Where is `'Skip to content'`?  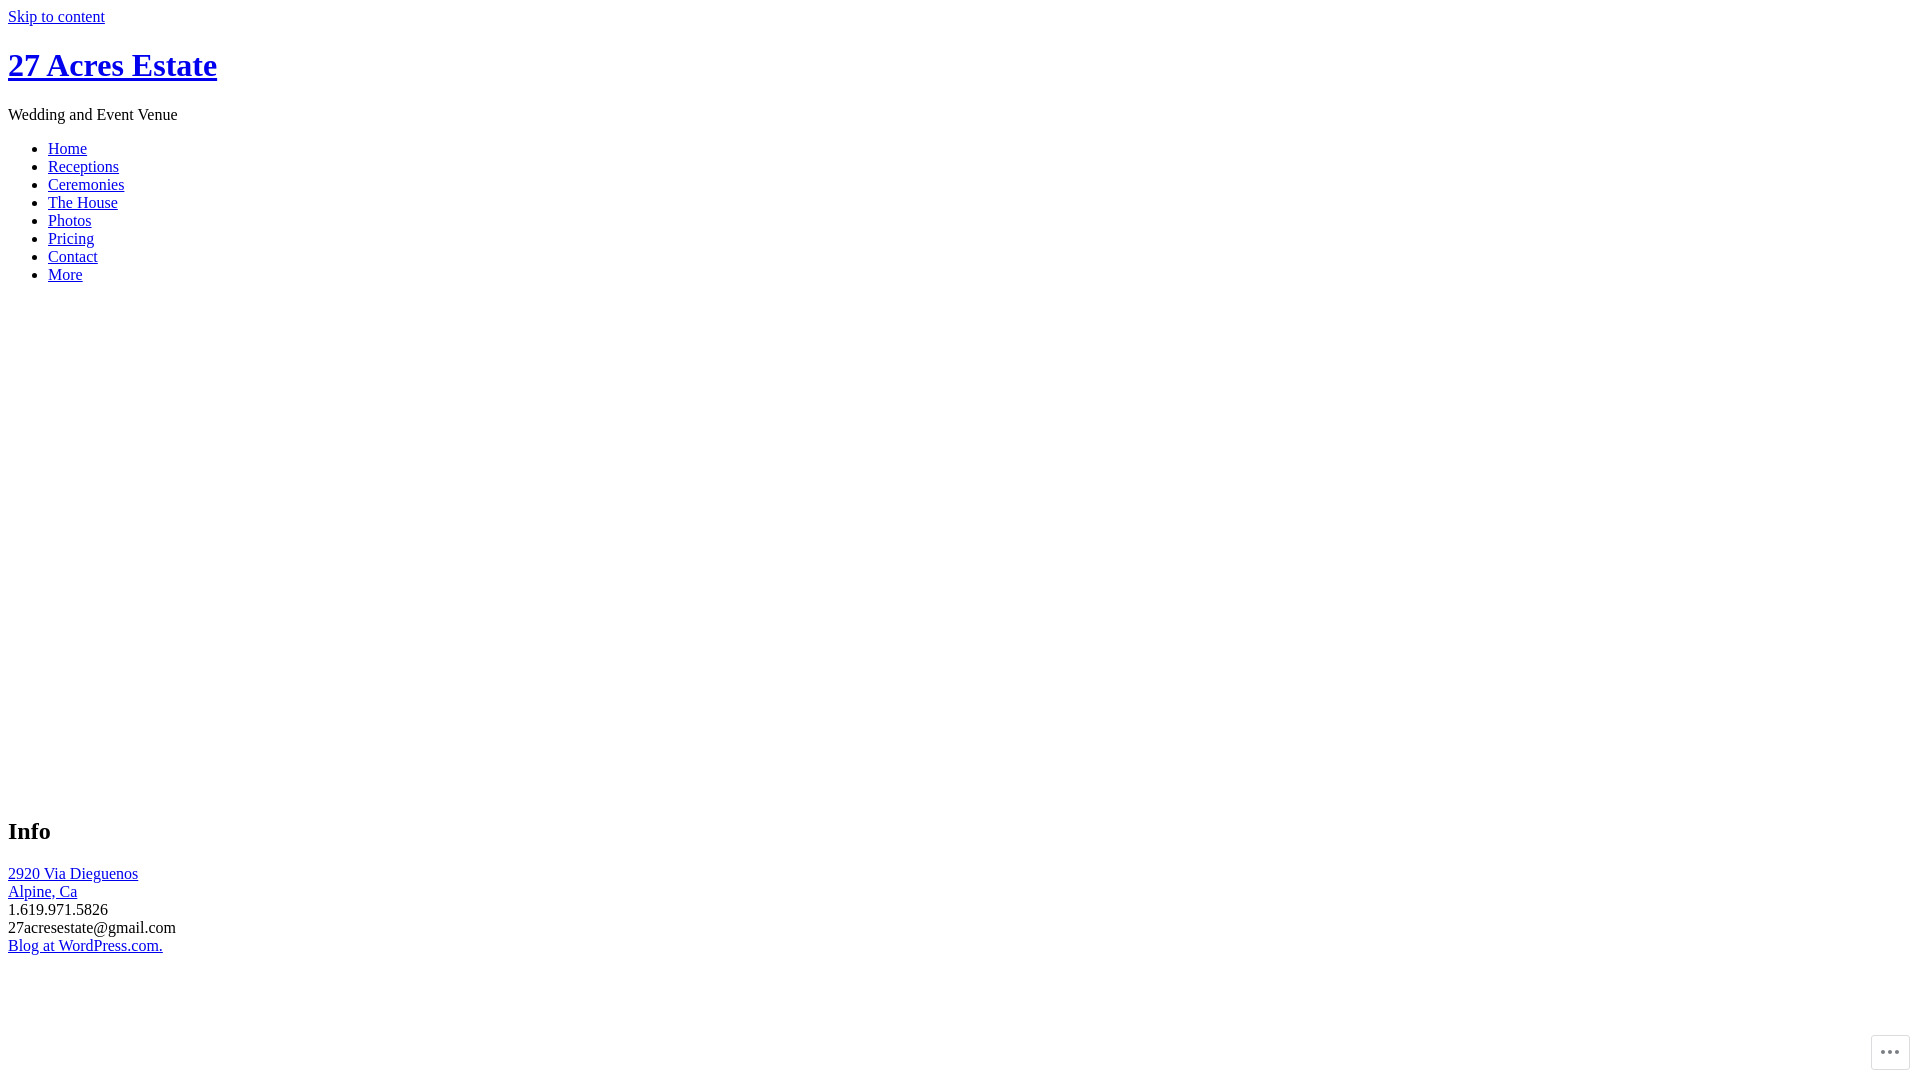
'Skip to content' is located at coordinates (8, 16).